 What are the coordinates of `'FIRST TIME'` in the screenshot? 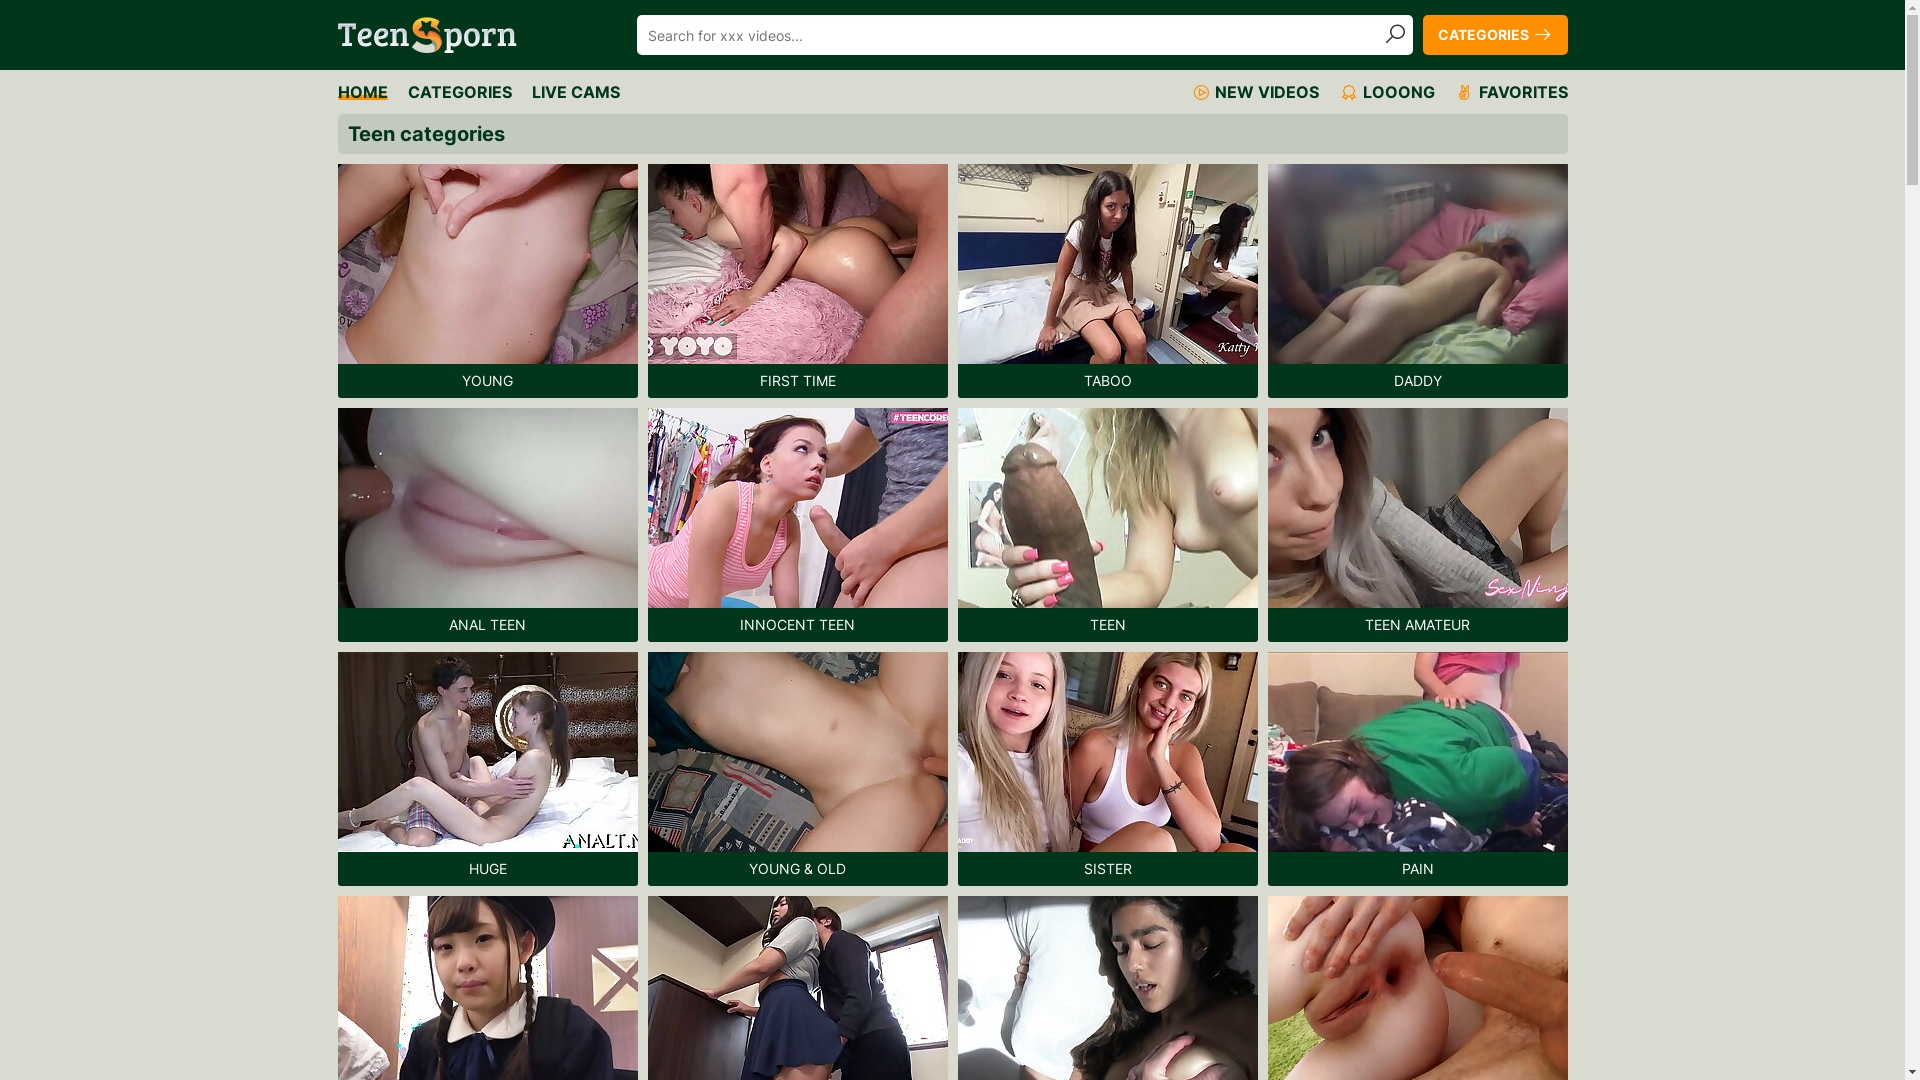 It's located at (796, 281).